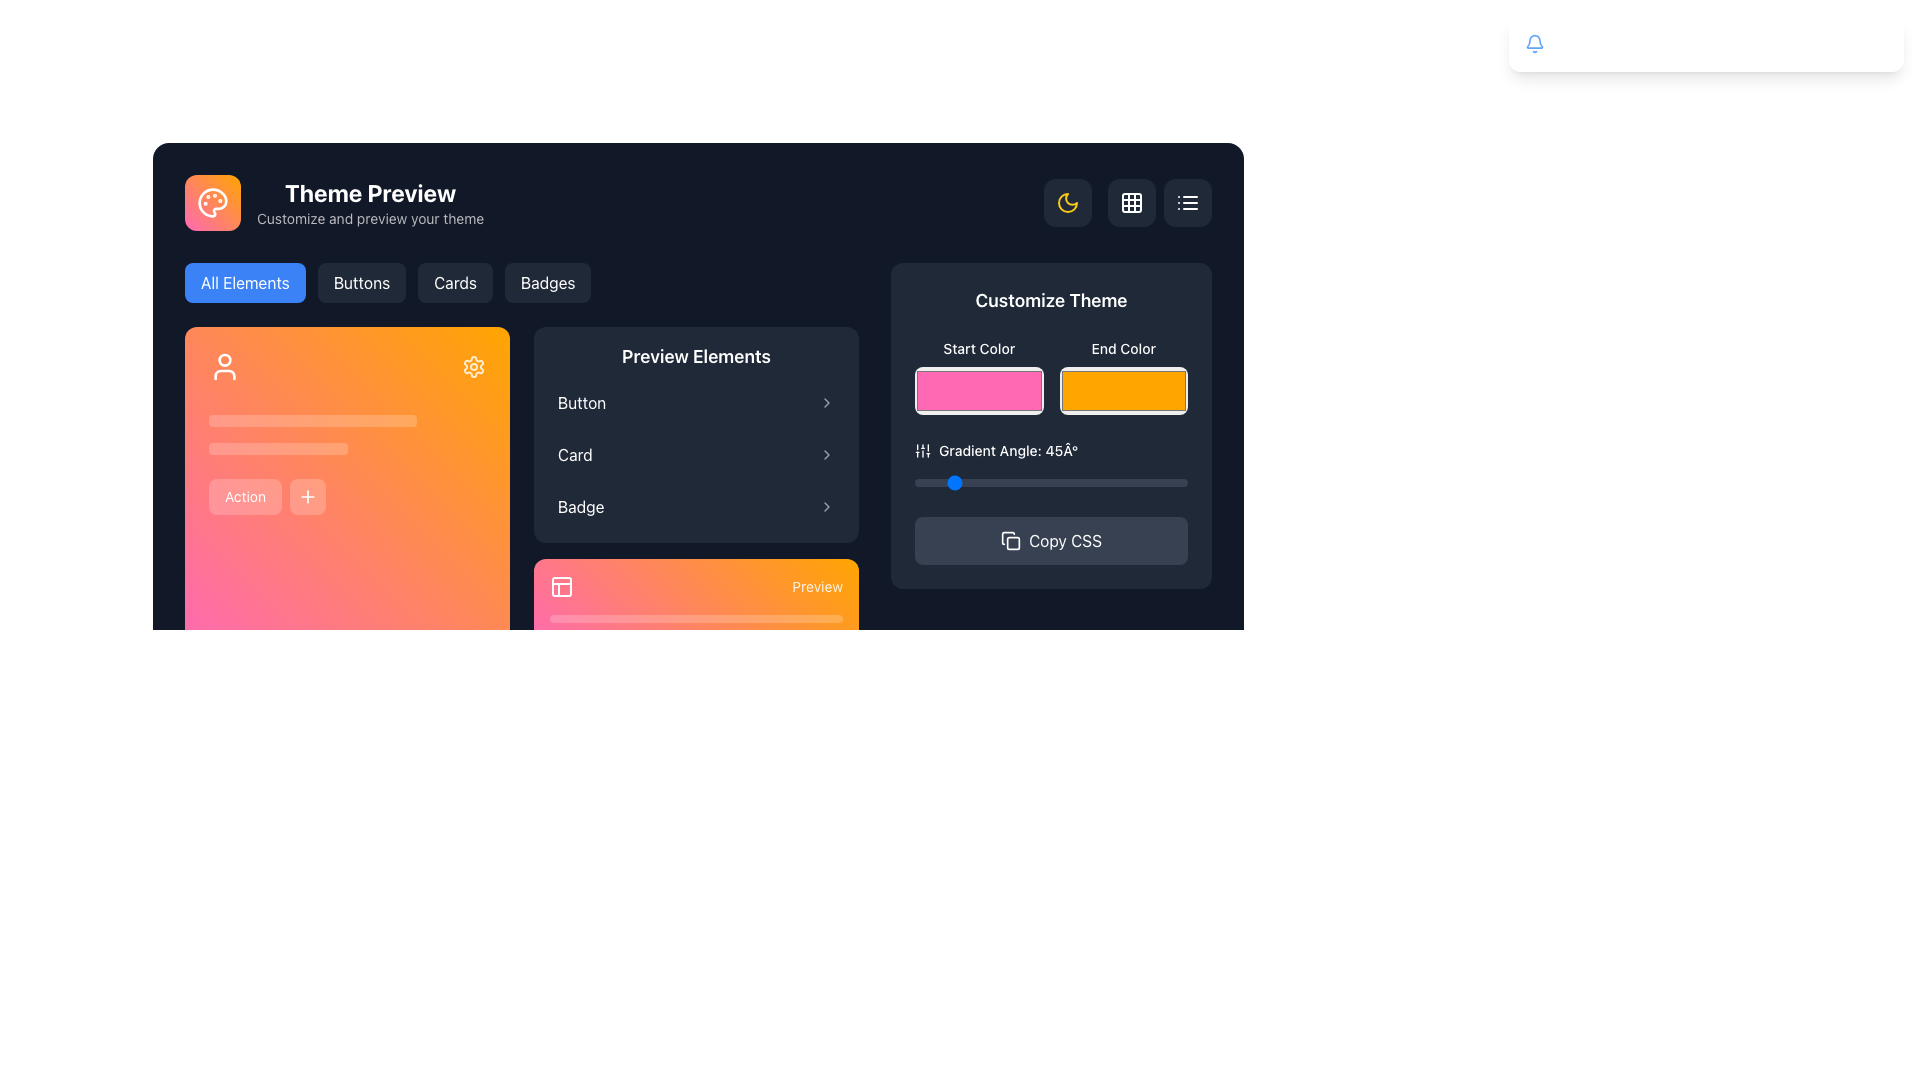 The image size is (1920, 1080). I want to click on the second button labeled 'Buttons' with a dark gray background, so click(361, 282).